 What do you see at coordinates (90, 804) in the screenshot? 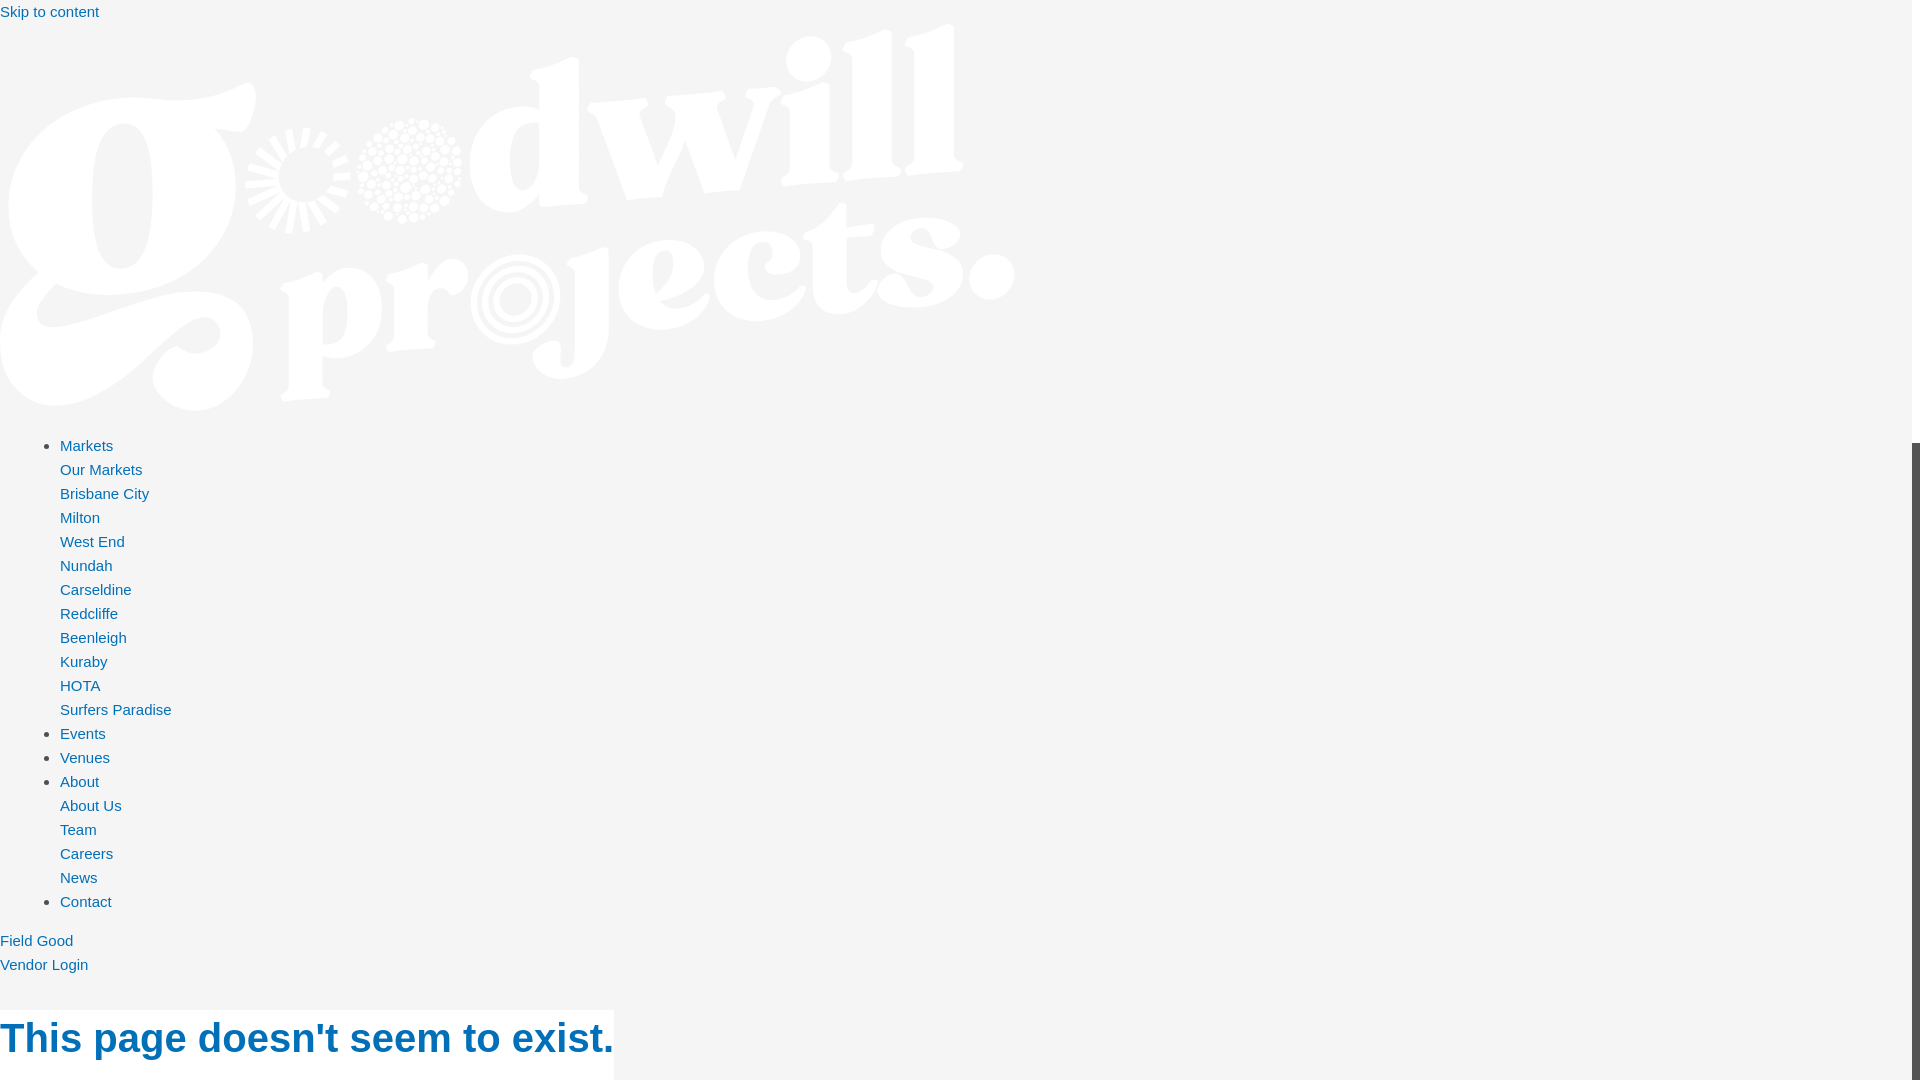
I see `'About Us'` at bounding box center [90, 804].